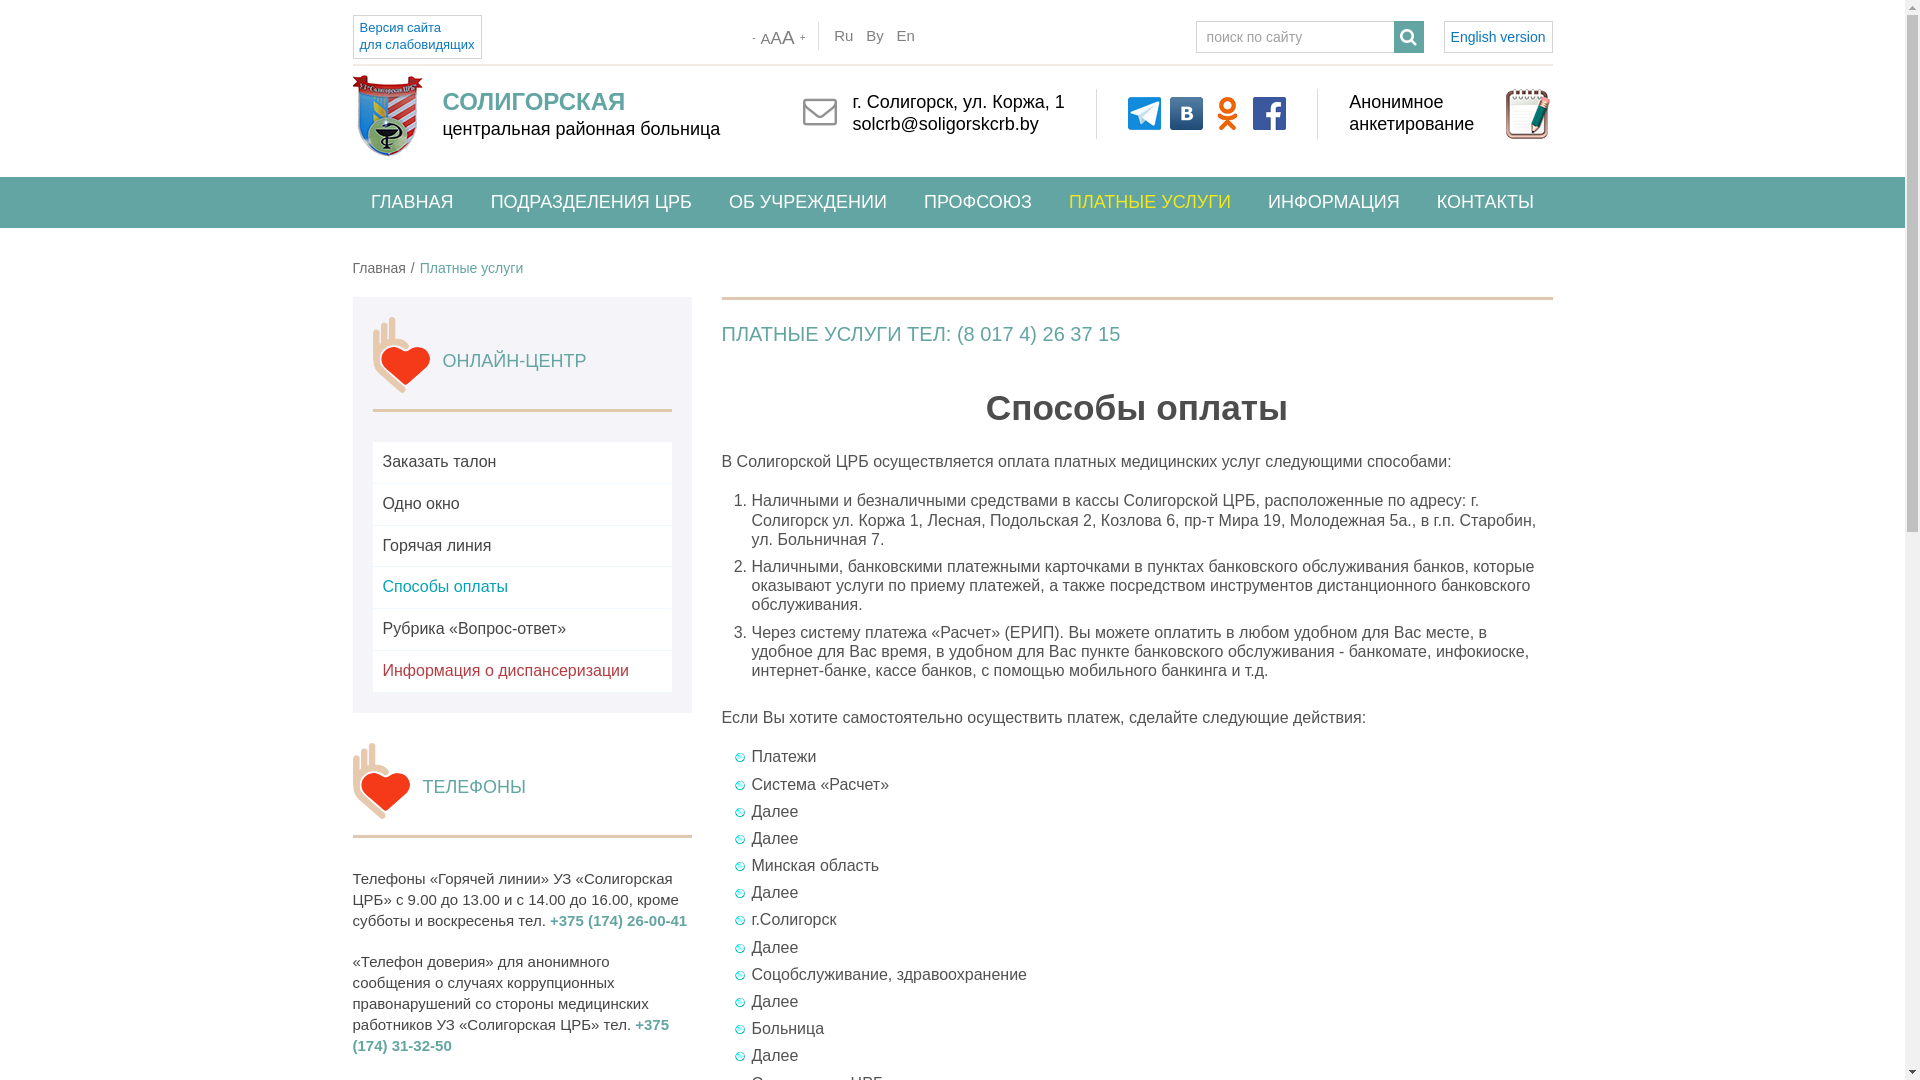 This screenshot has height=1080, width=1920. I want to click on 'solcrb@soligorskcrb.by', so click(944, 123).